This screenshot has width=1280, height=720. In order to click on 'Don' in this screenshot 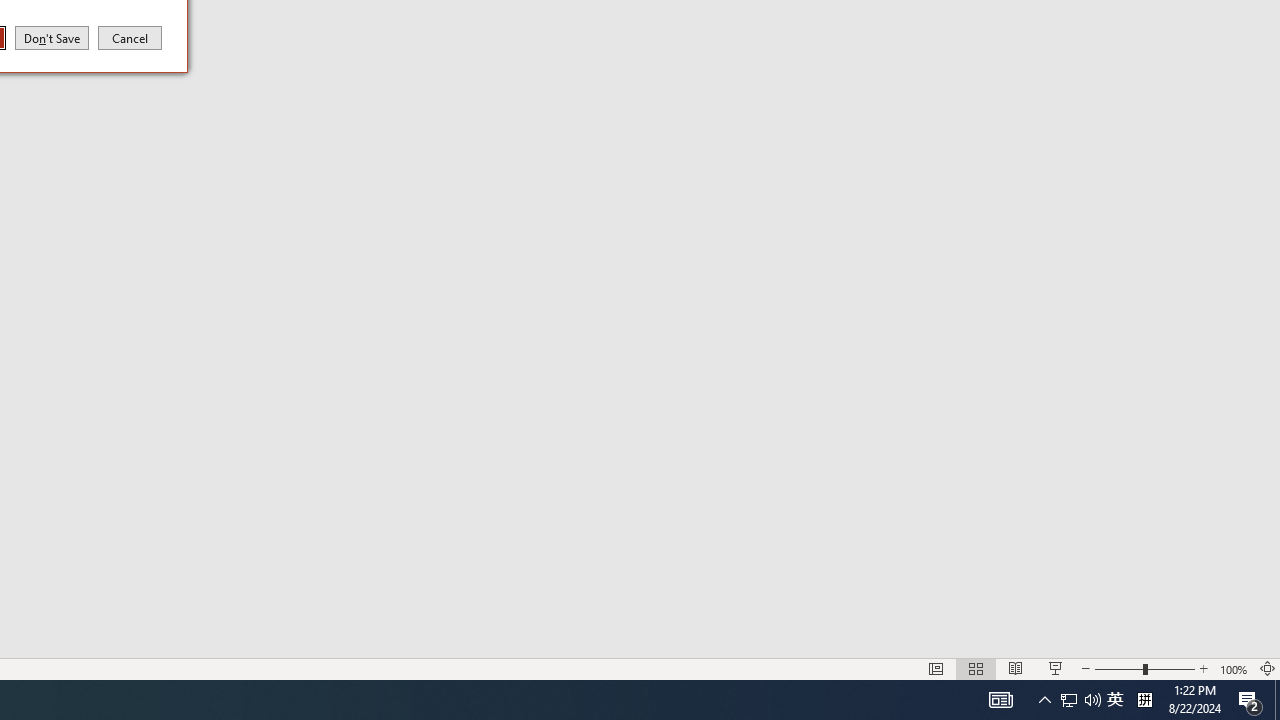, I will do `click(52, 37)`.